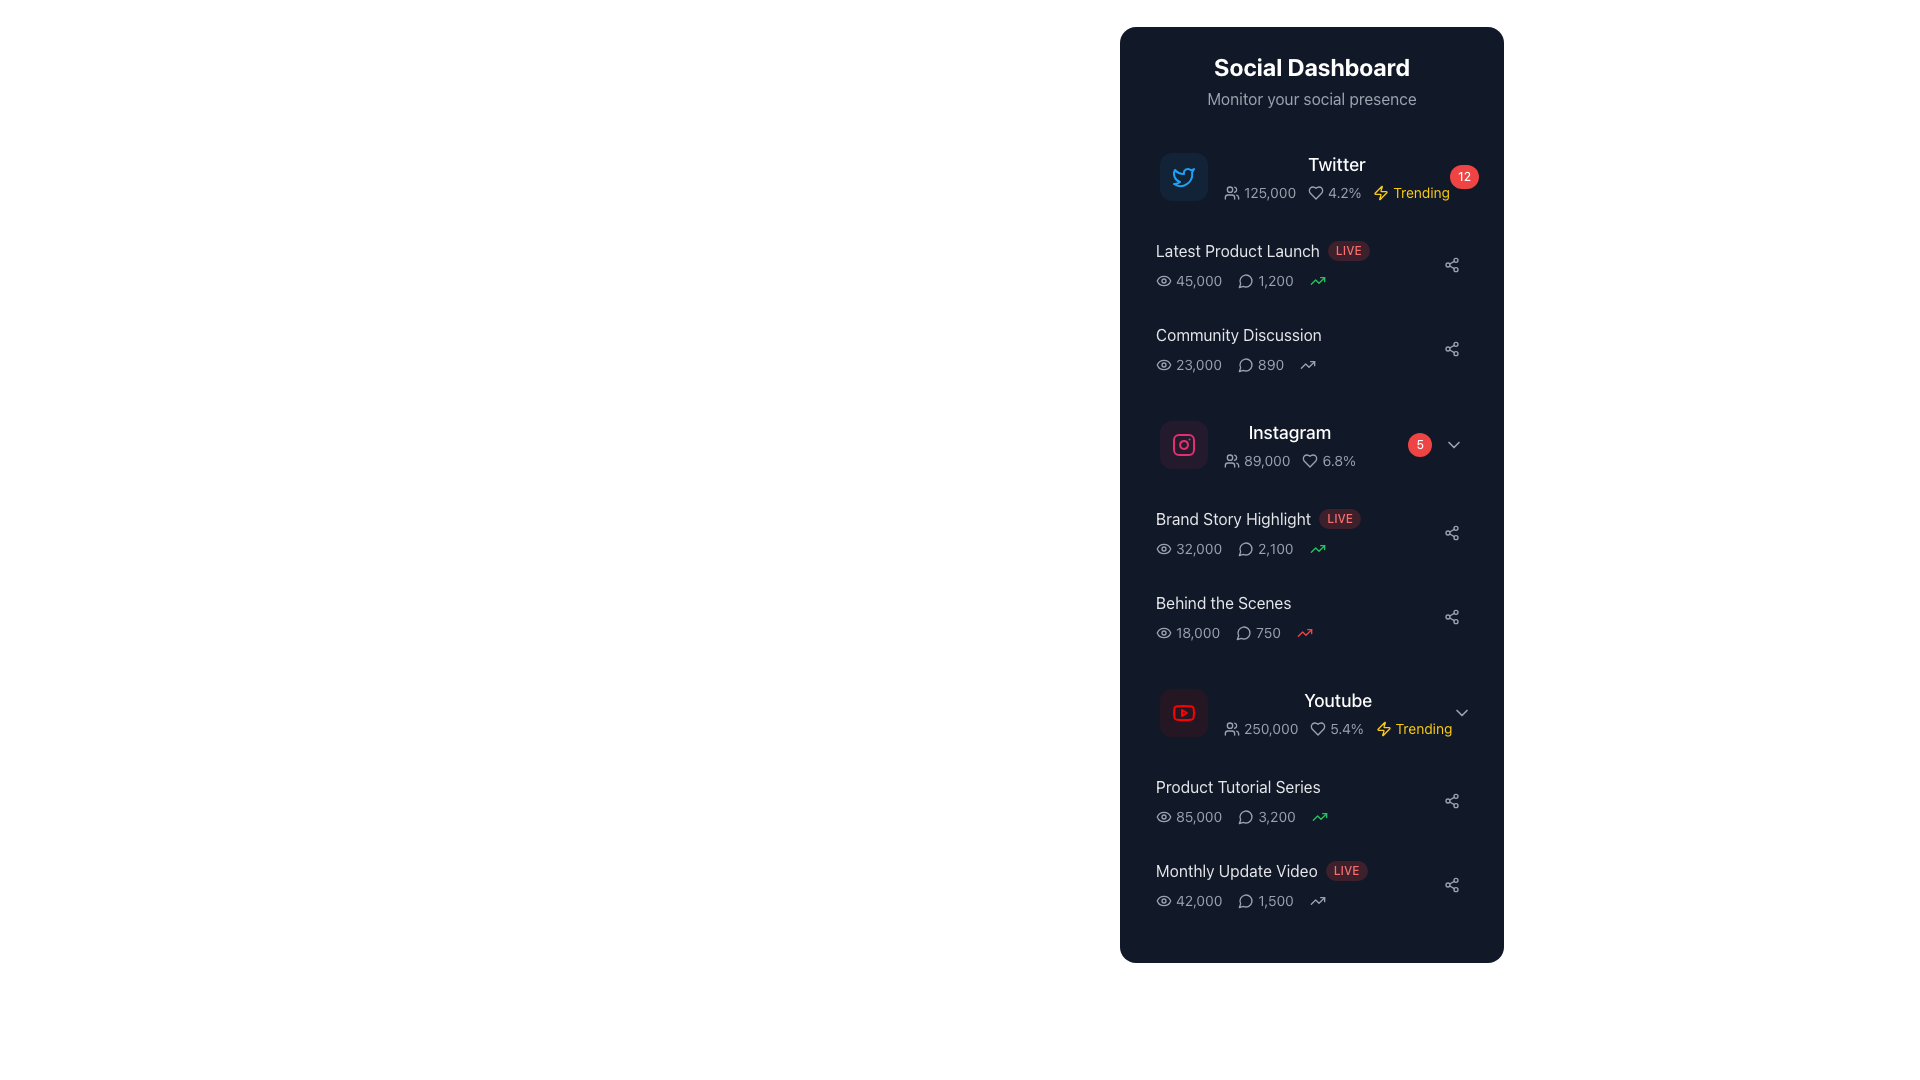  I want to click on text from the trending status label with an accompanying icon located in the 'Youtube' section of the social dashboard UI, positioned to the right of user statistics and above the dropdown indicator, so click(1413, 729).